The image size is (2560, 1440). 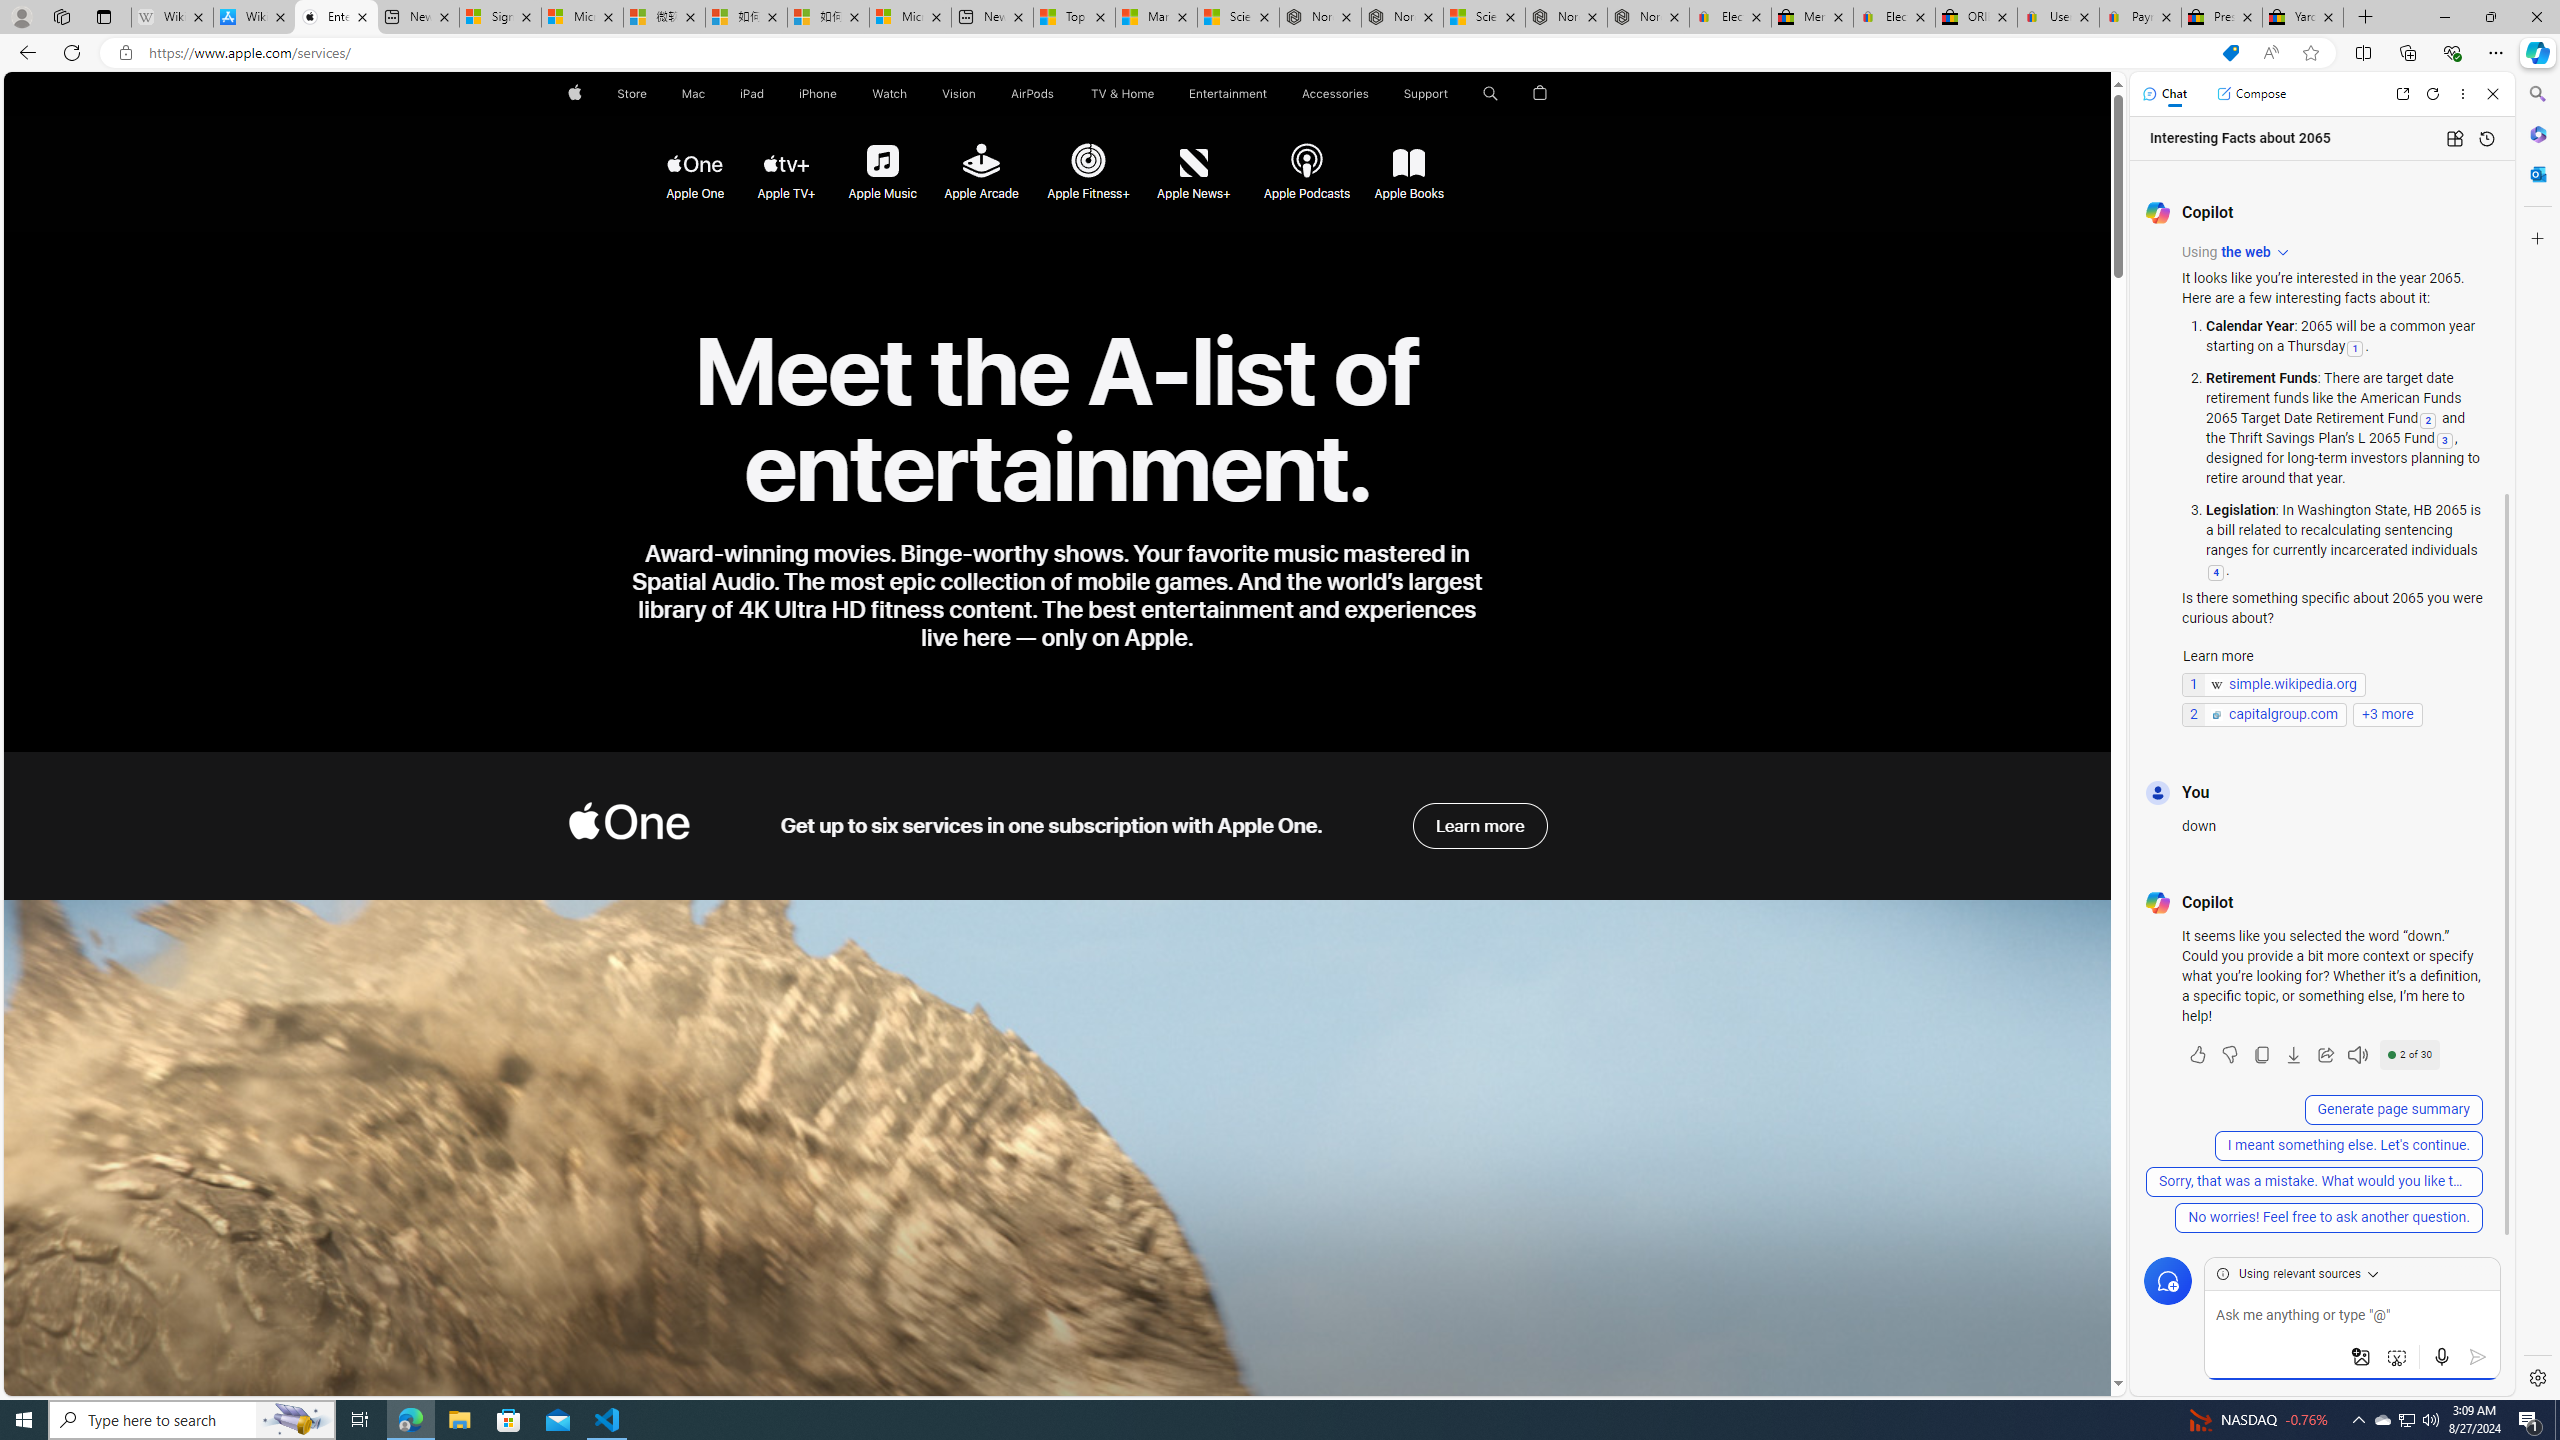 What do you see at coordinates (1194, 161) in the screenshot?
I see `'Apple News+'` at bounding box center [1194, 161].